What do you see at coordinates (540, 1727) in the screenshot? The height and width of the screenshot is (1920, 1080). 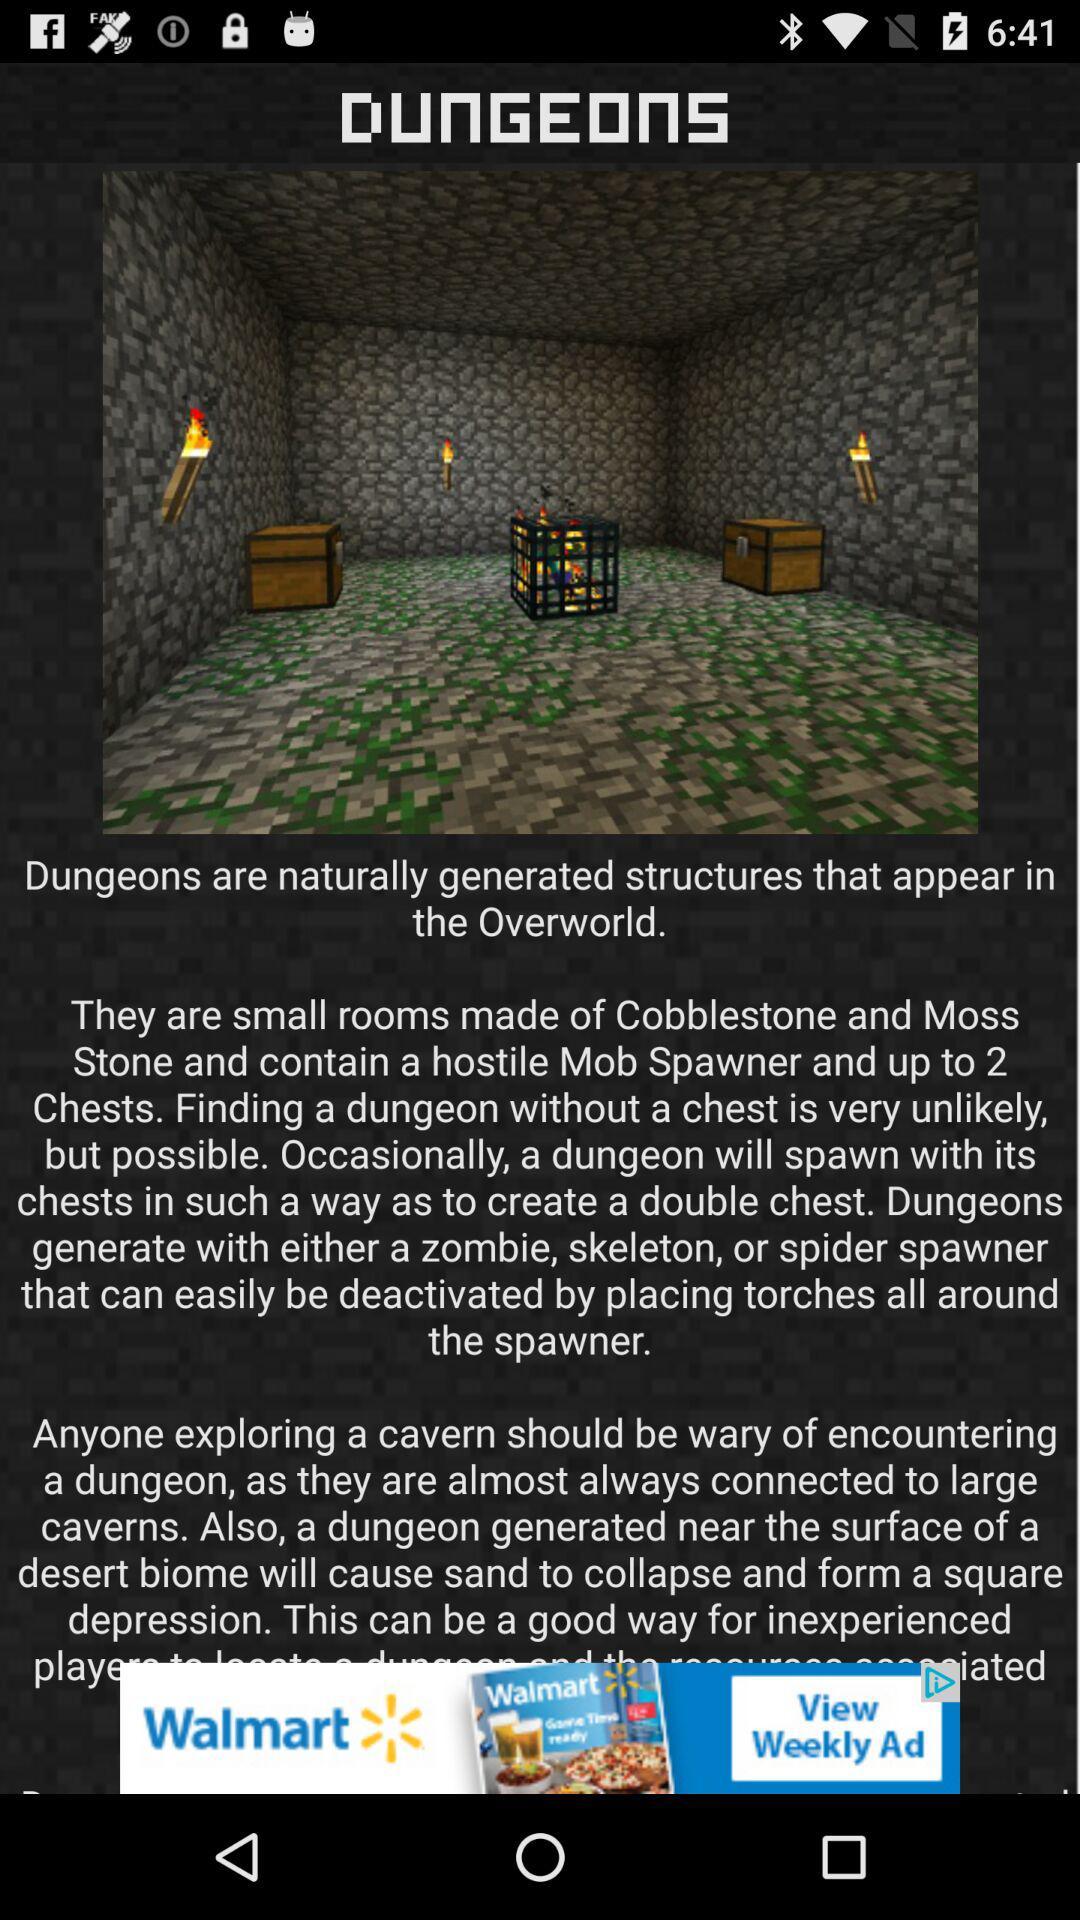 I see `advertisement` at bounding box center [540, 1727].